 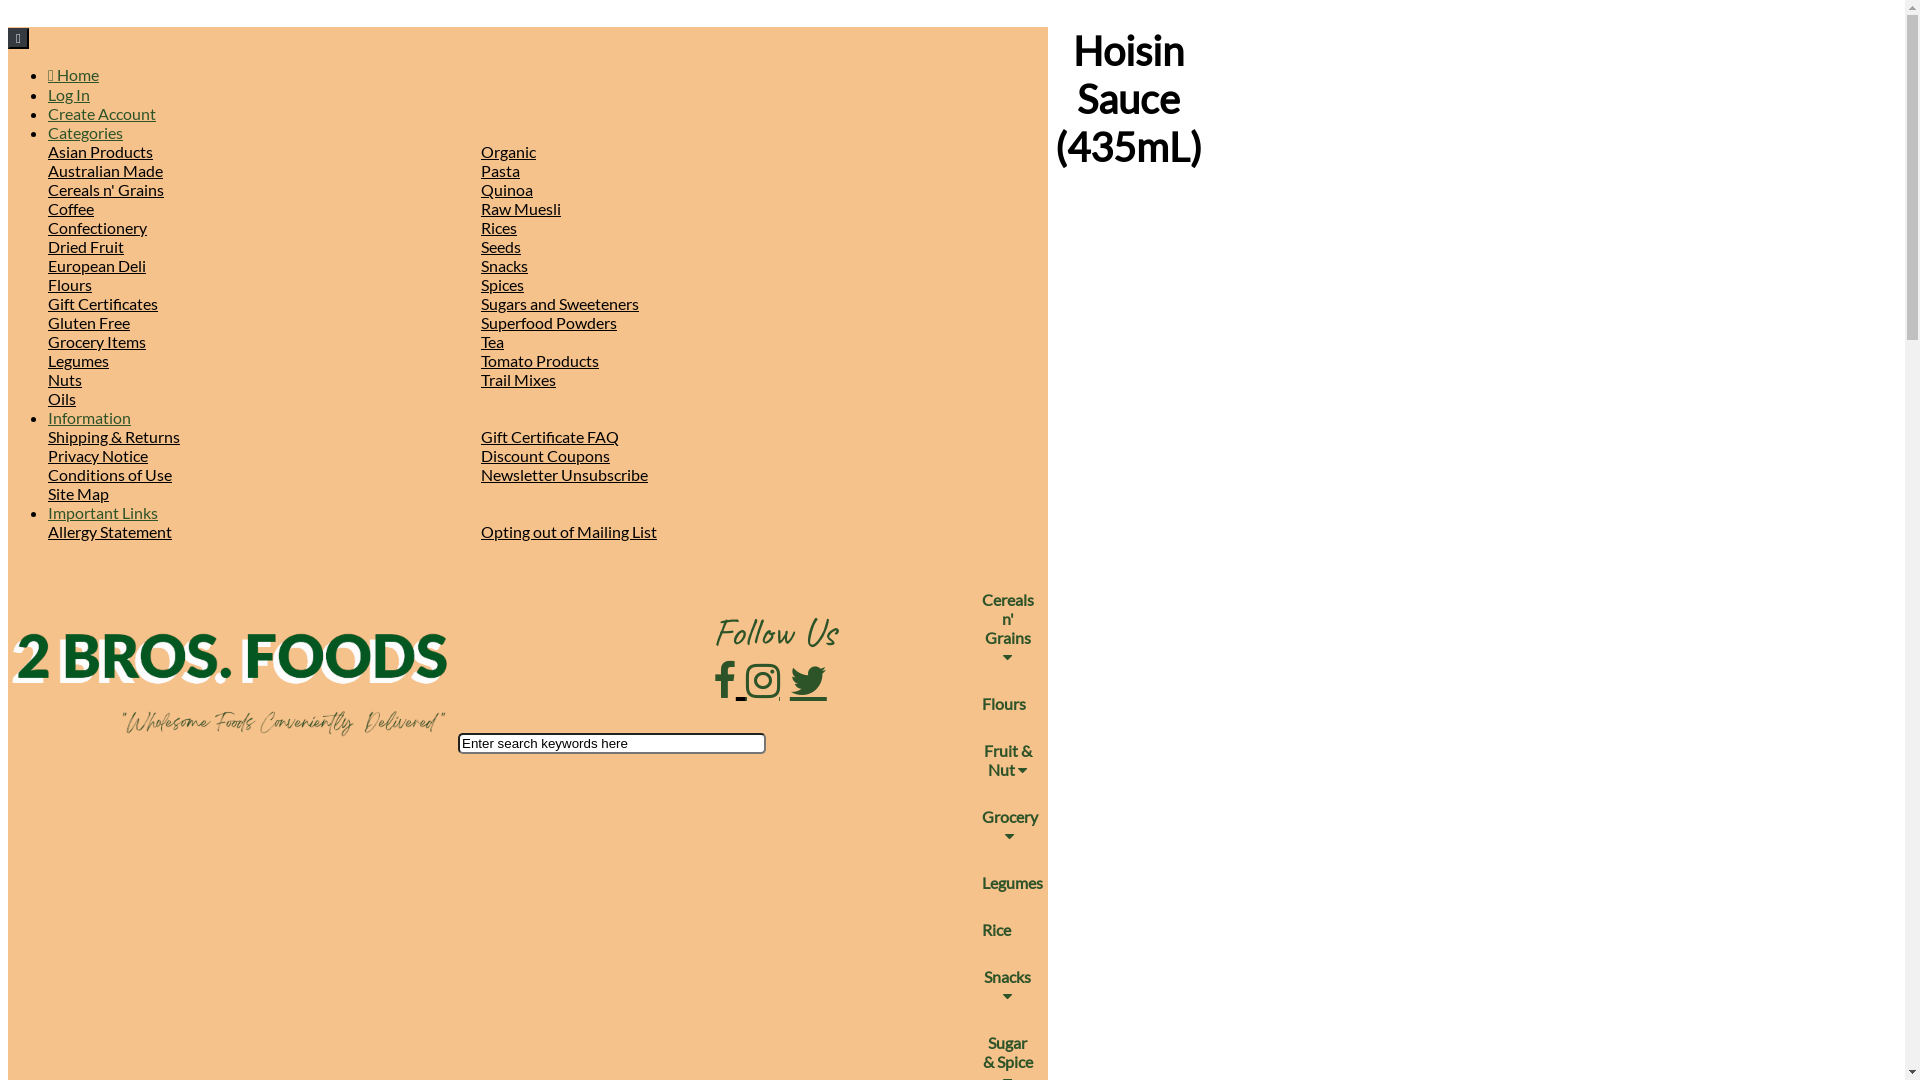 What do you see at coordinates (500, 245) in the screenshot?
I see `'Seeds'` at bounding box center [500, 245].